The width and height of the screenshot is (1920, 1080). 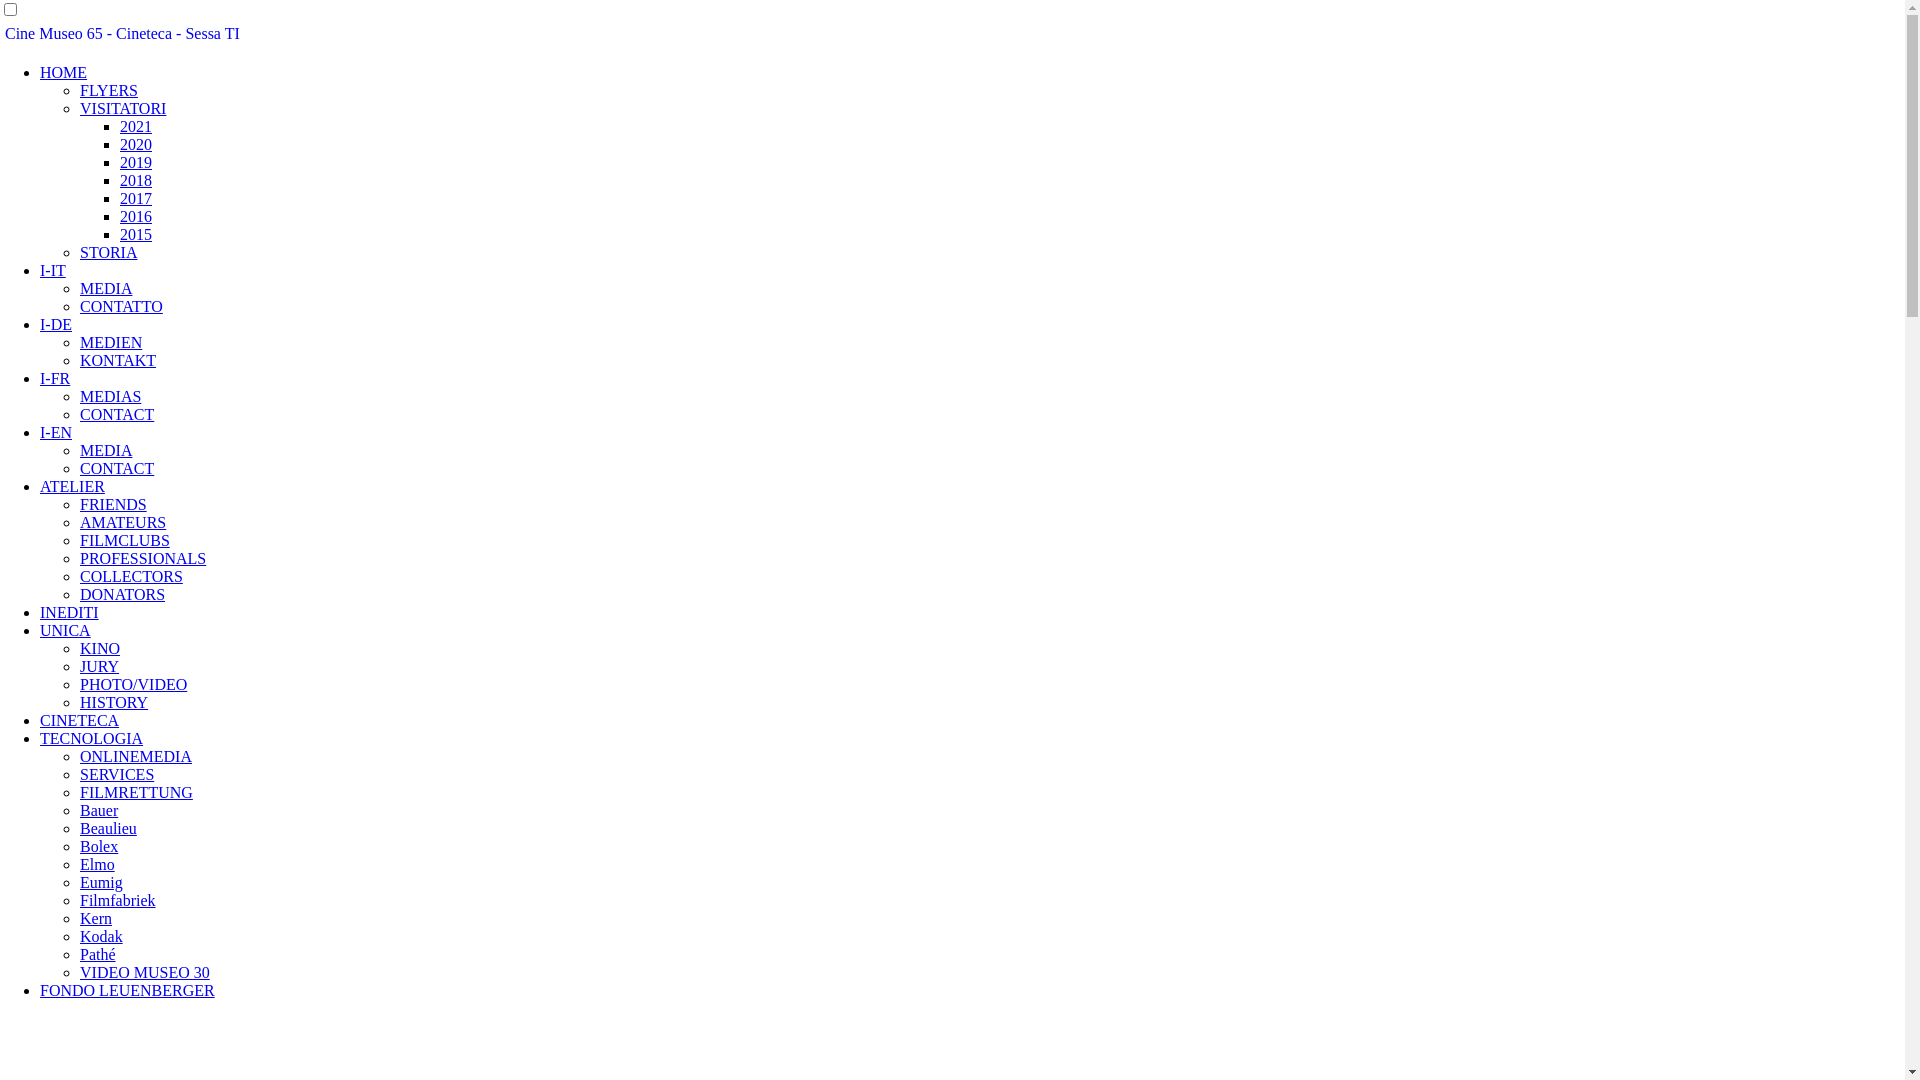 I want to click on 'AMATEURS', so click(x=122, y=521).